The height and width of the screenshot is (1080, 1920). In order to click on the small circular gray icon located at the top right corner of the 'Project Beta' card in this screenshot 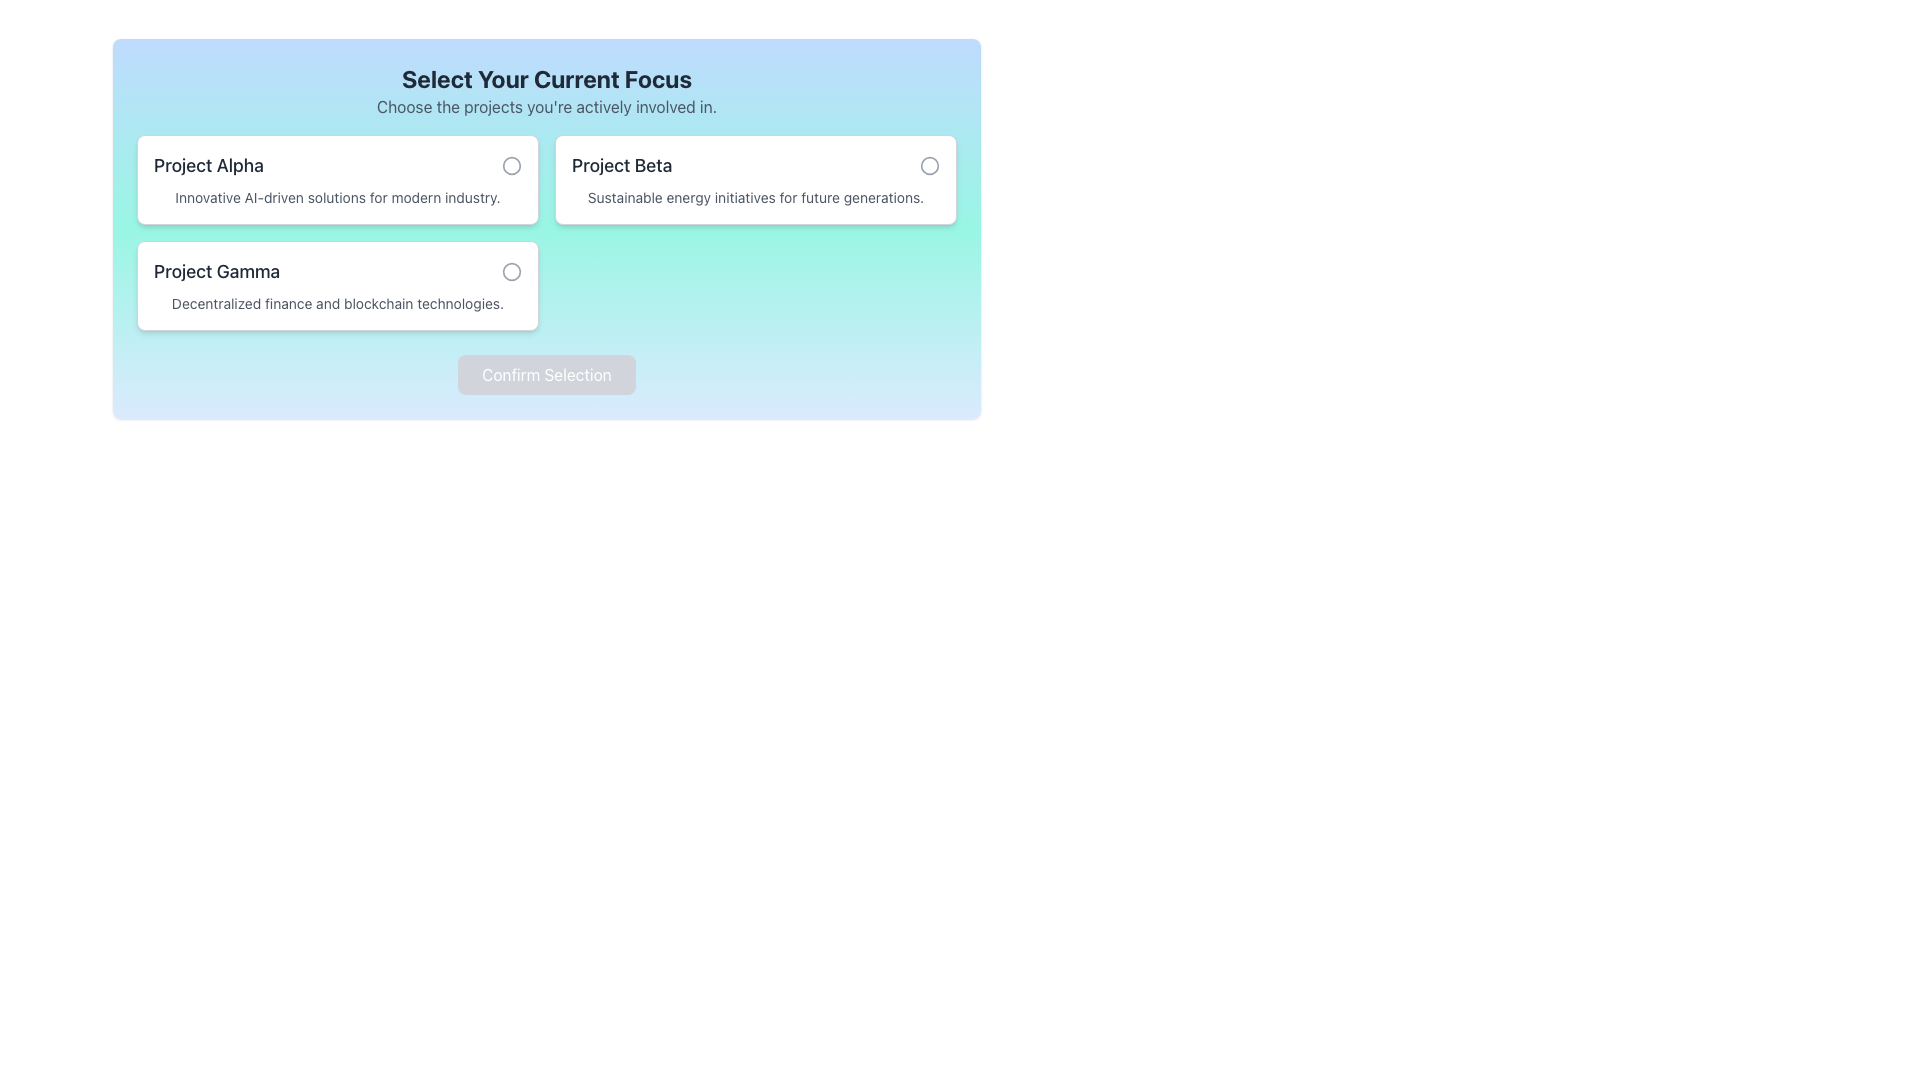, I will do `click(929, 164)`.